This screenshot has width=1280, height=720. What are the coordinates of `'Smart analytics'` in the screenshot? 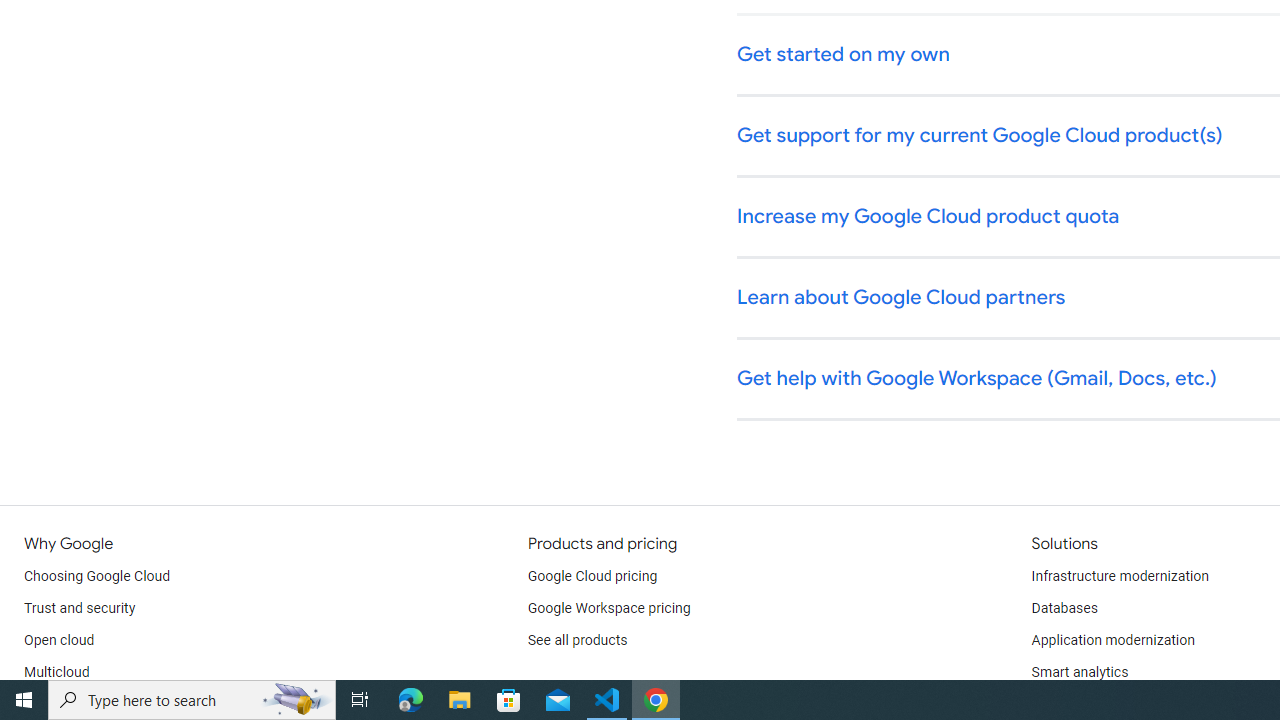 It's located at (1078, 672).